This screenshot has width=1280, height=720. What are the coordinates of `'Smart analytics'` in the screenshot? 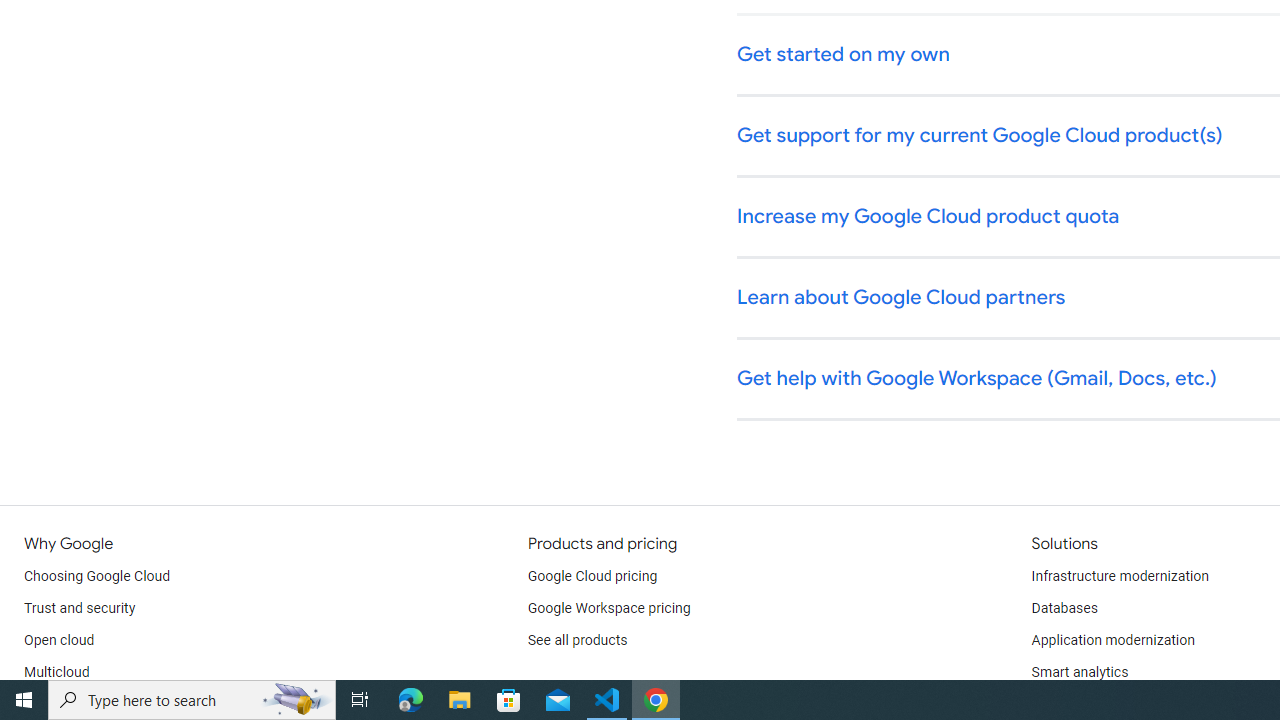 It's located at (1078, 672).